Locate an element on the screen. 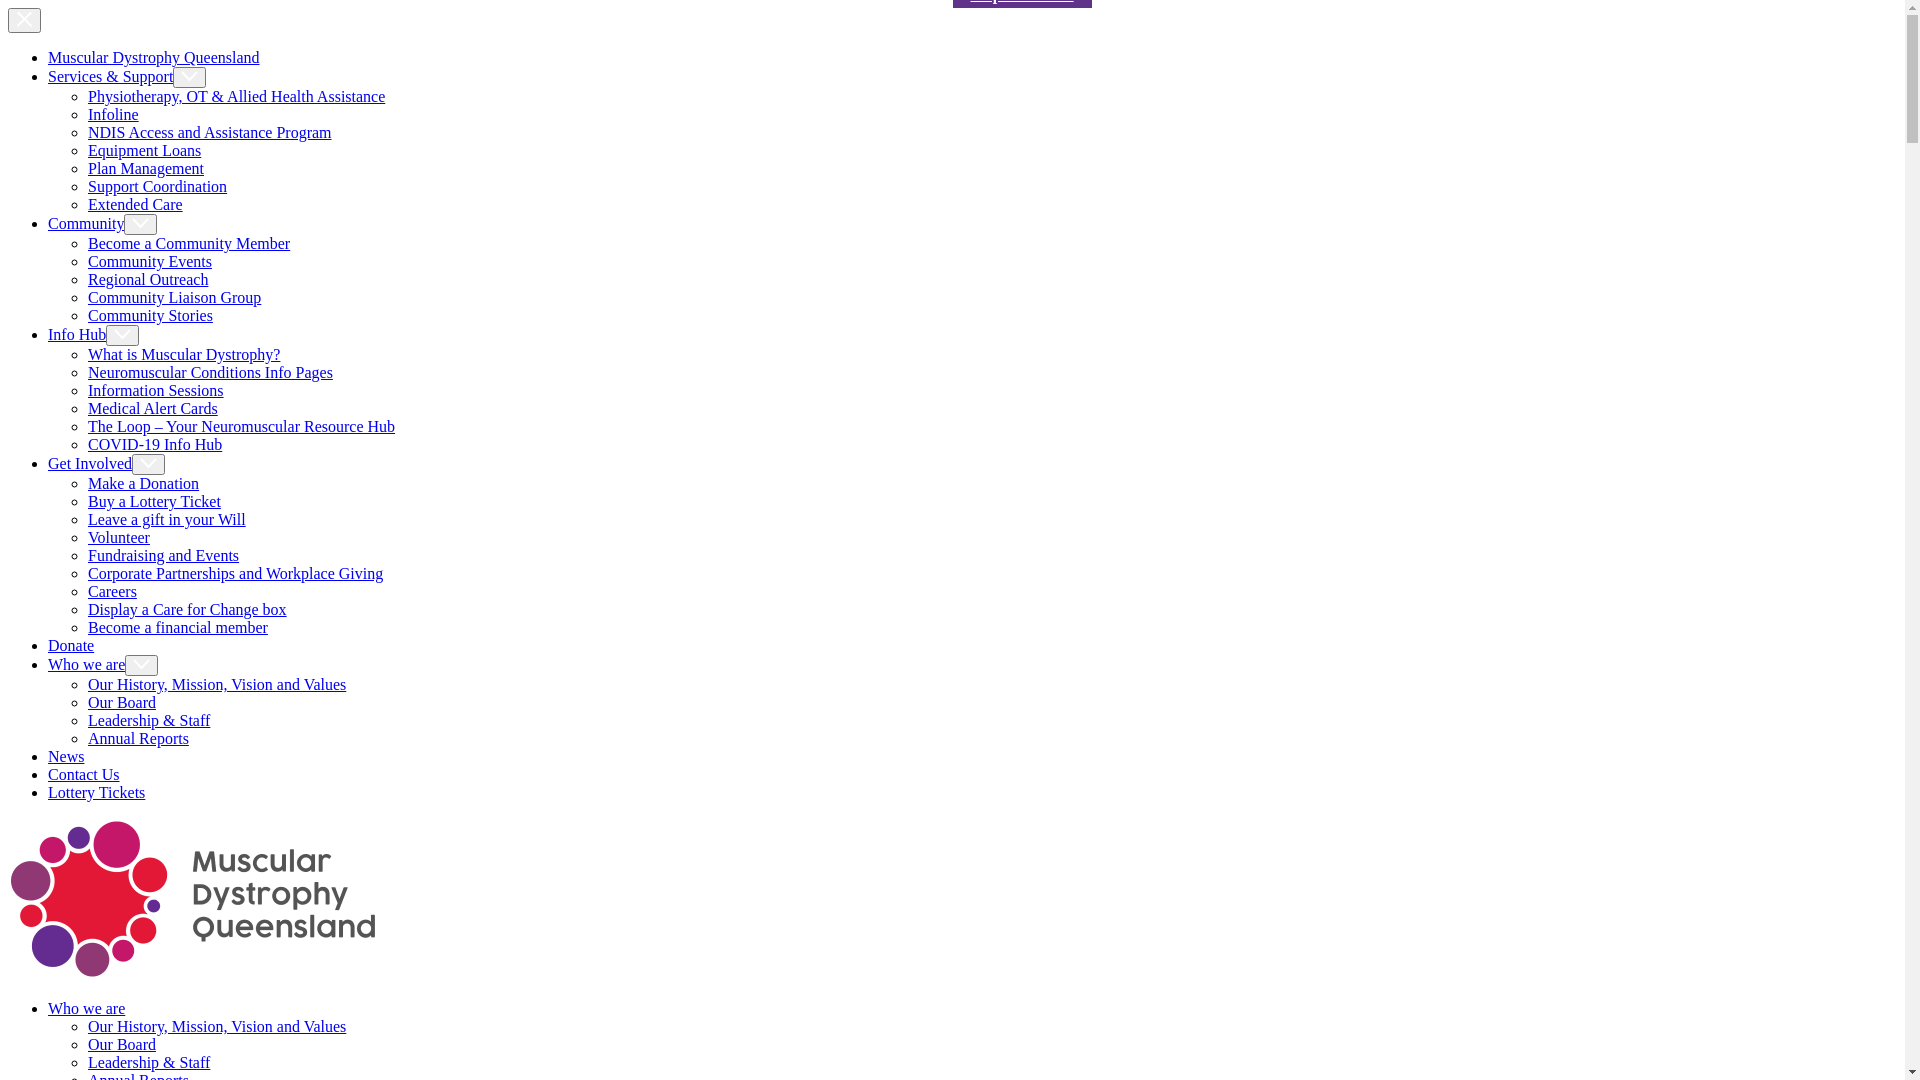 The height and width of the screenshot is (1080, 1920). 'Info Hub' is located at coordinates (92, 333).